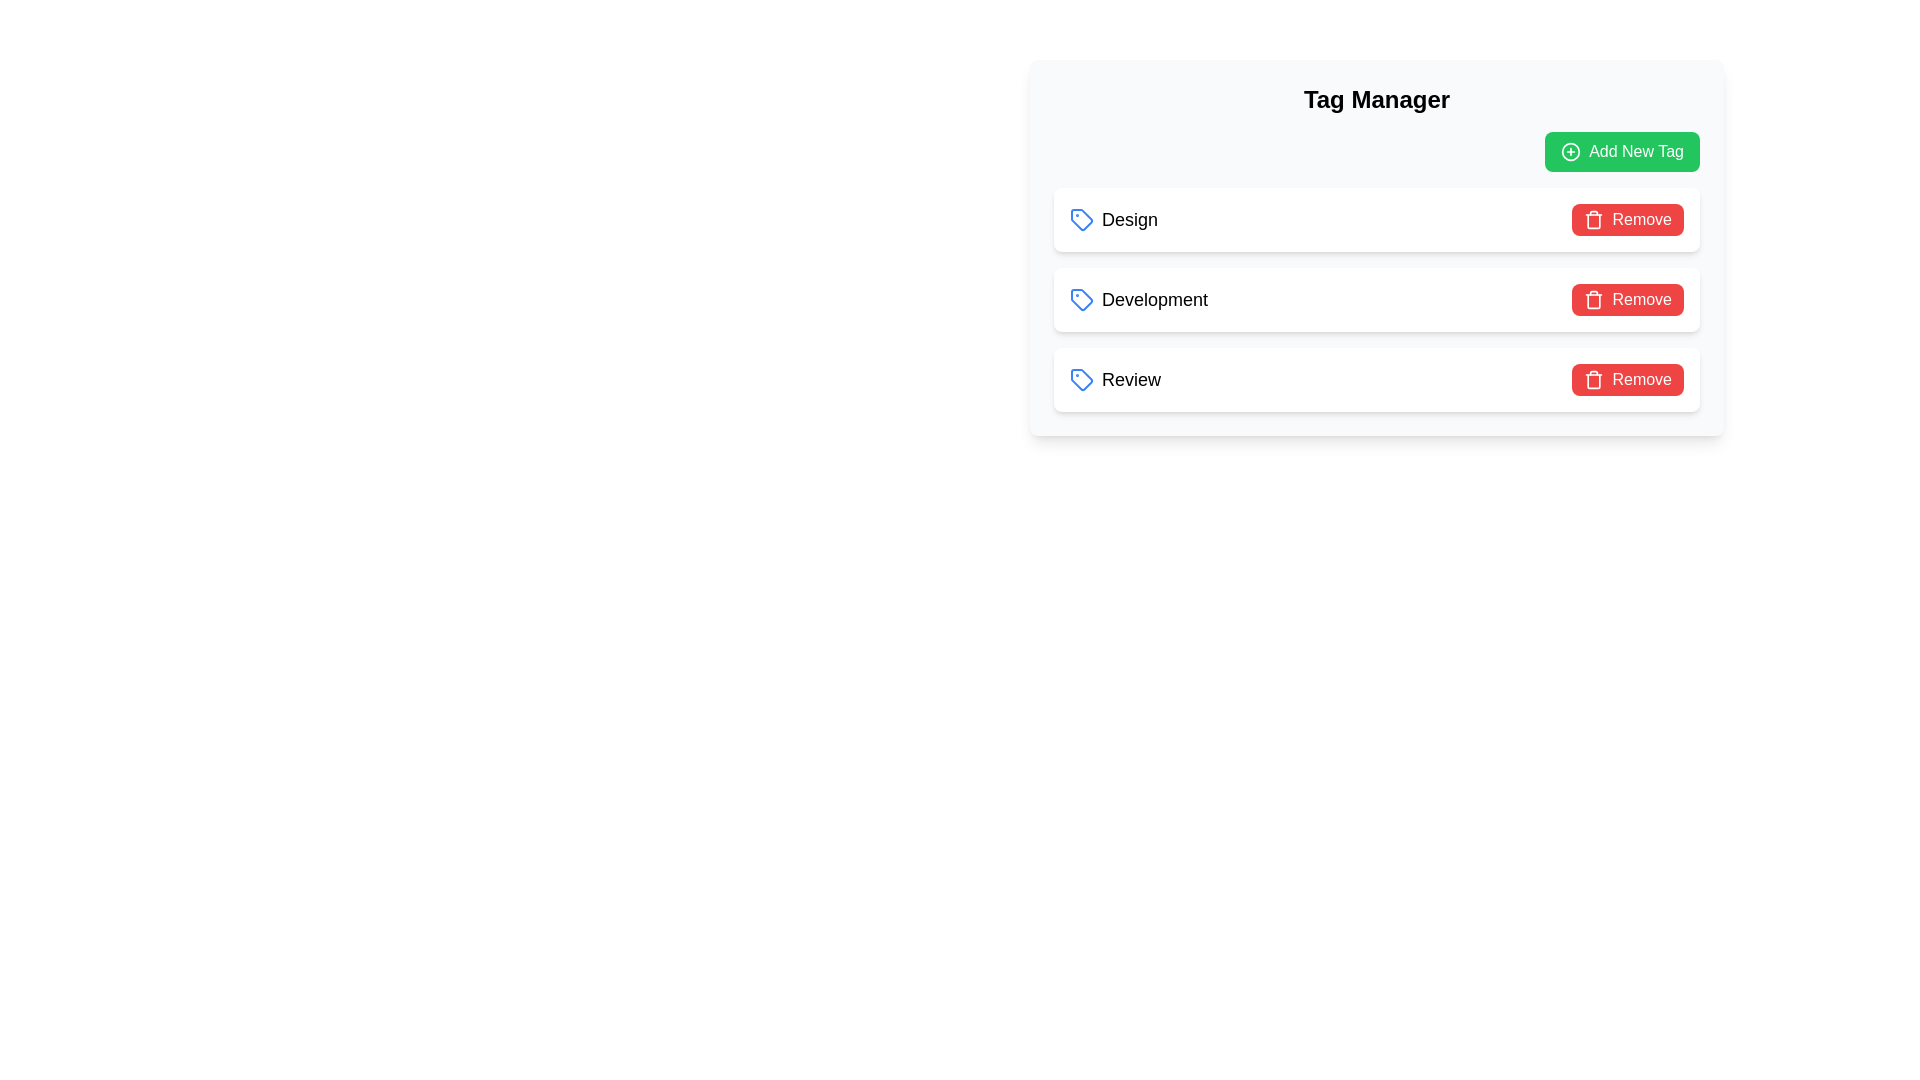 The height and width of the screenshot is (1080, 1920). What do you see at coordinates (1592, 219) in the screenshot?
I see `the trash can icon within the 'Remove' button in the 'Design' row of the 'Tag Manager' interface to initiate the removal action` at bounding box center [1592, 219].